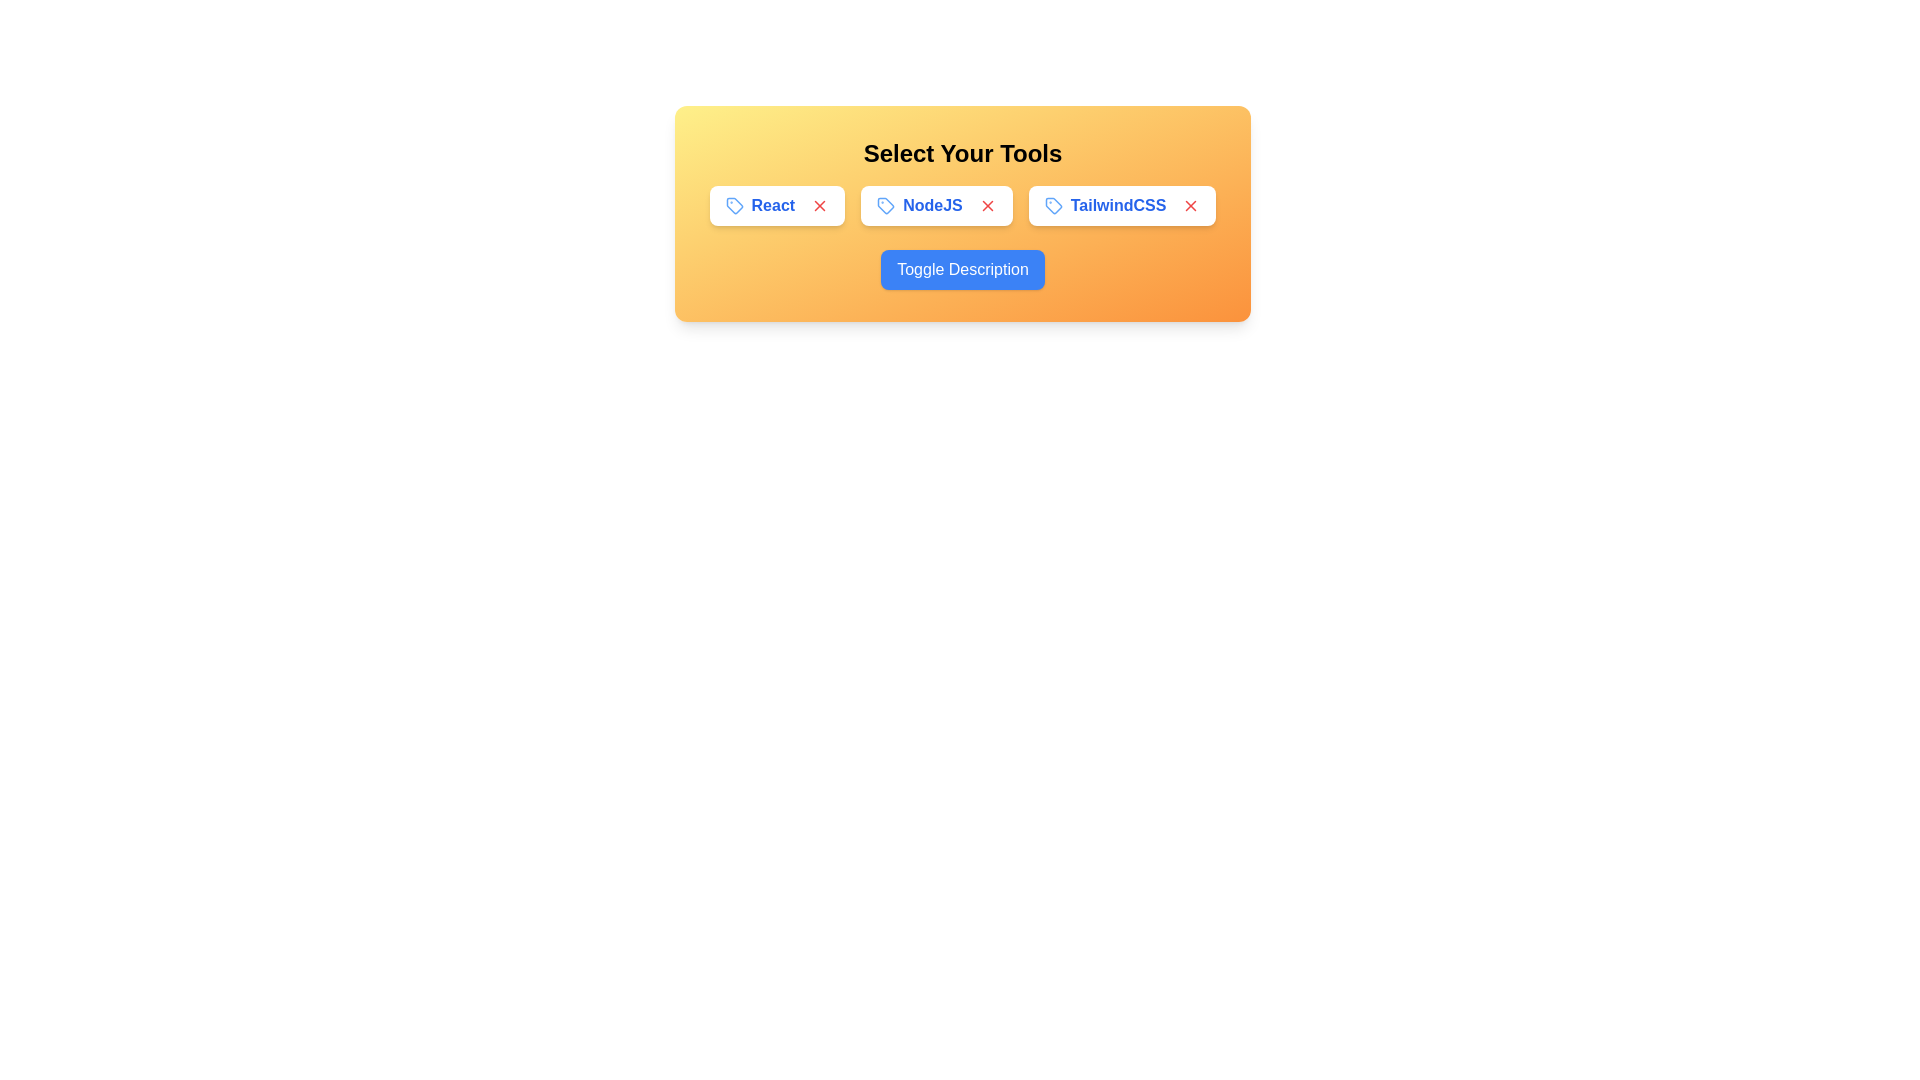  What do you see at coordinates (963, 270) in the screenshot?
I see `'Toggle Description' button` at bounding box center [963, 270].